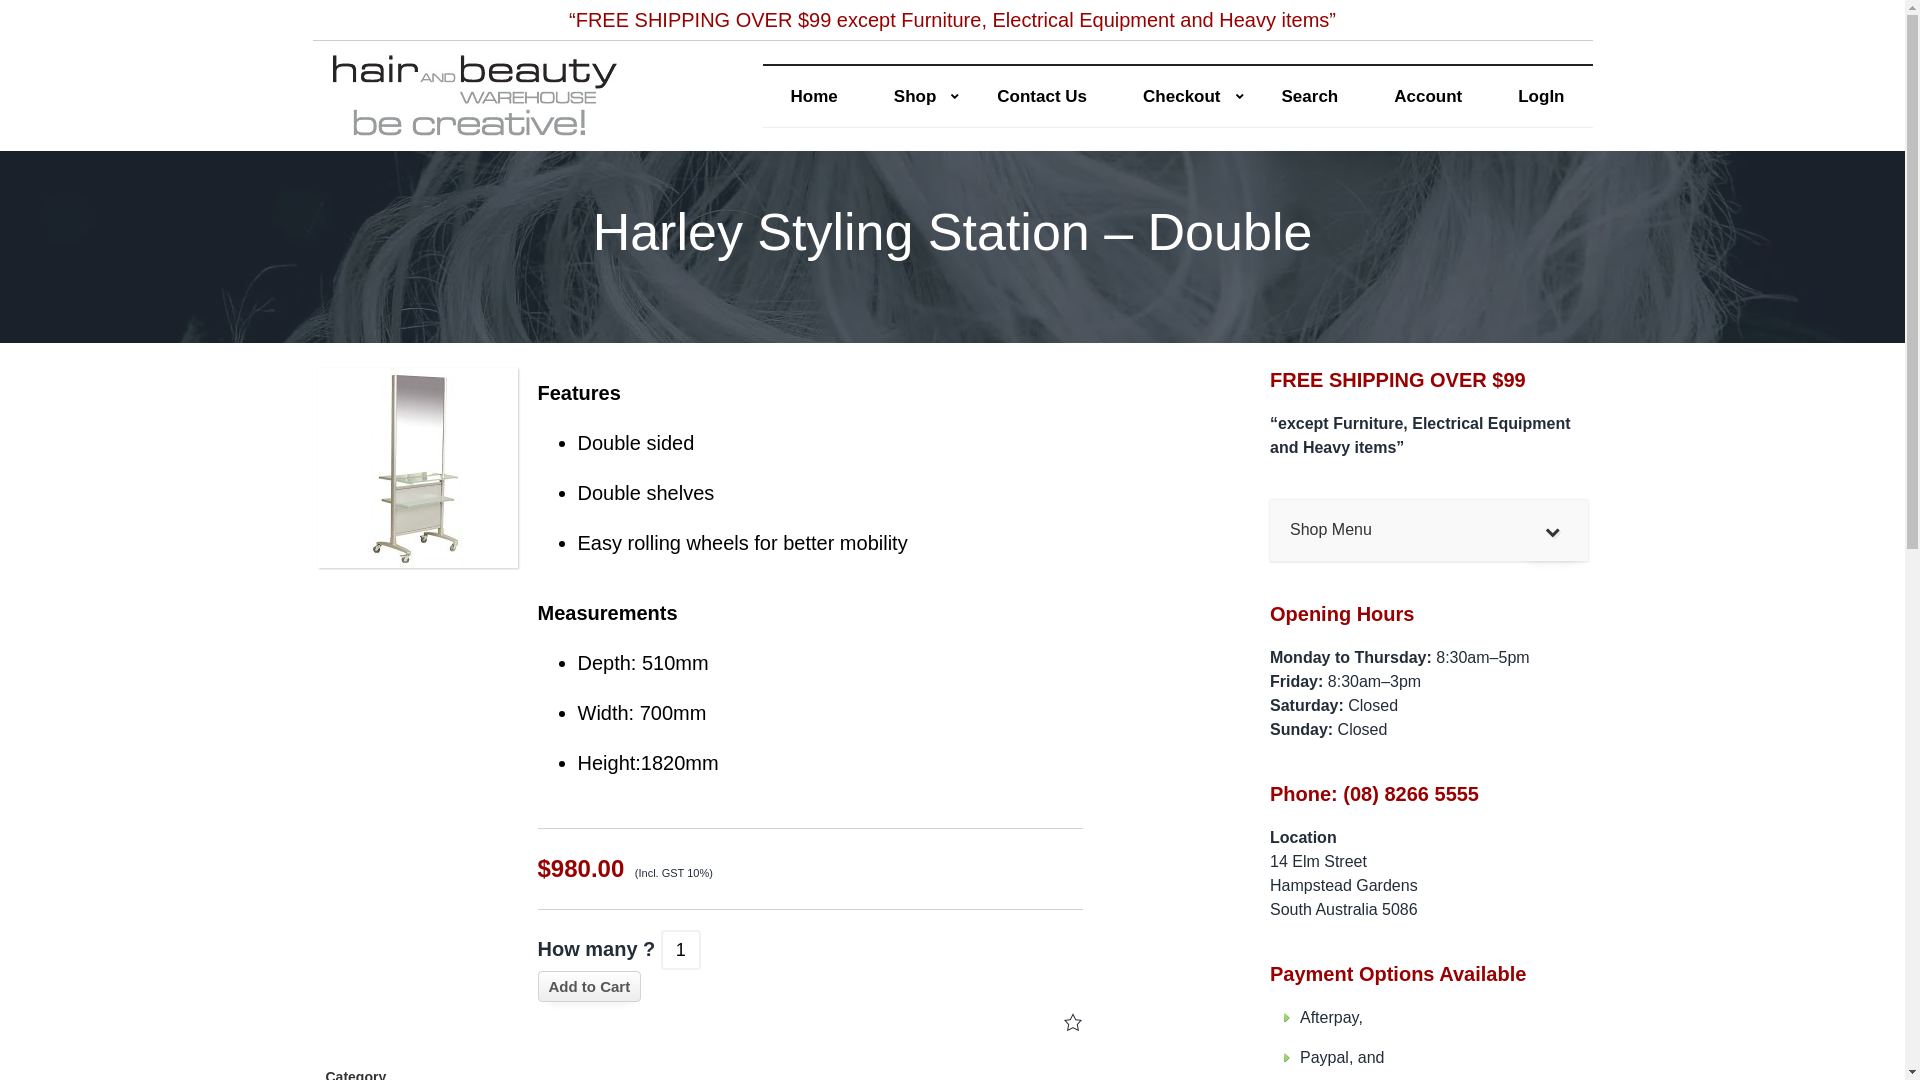  What do you see at coordinates (1310, 96) in the screenshot?
I see `'Search'` at bounding box center [1310, 96].